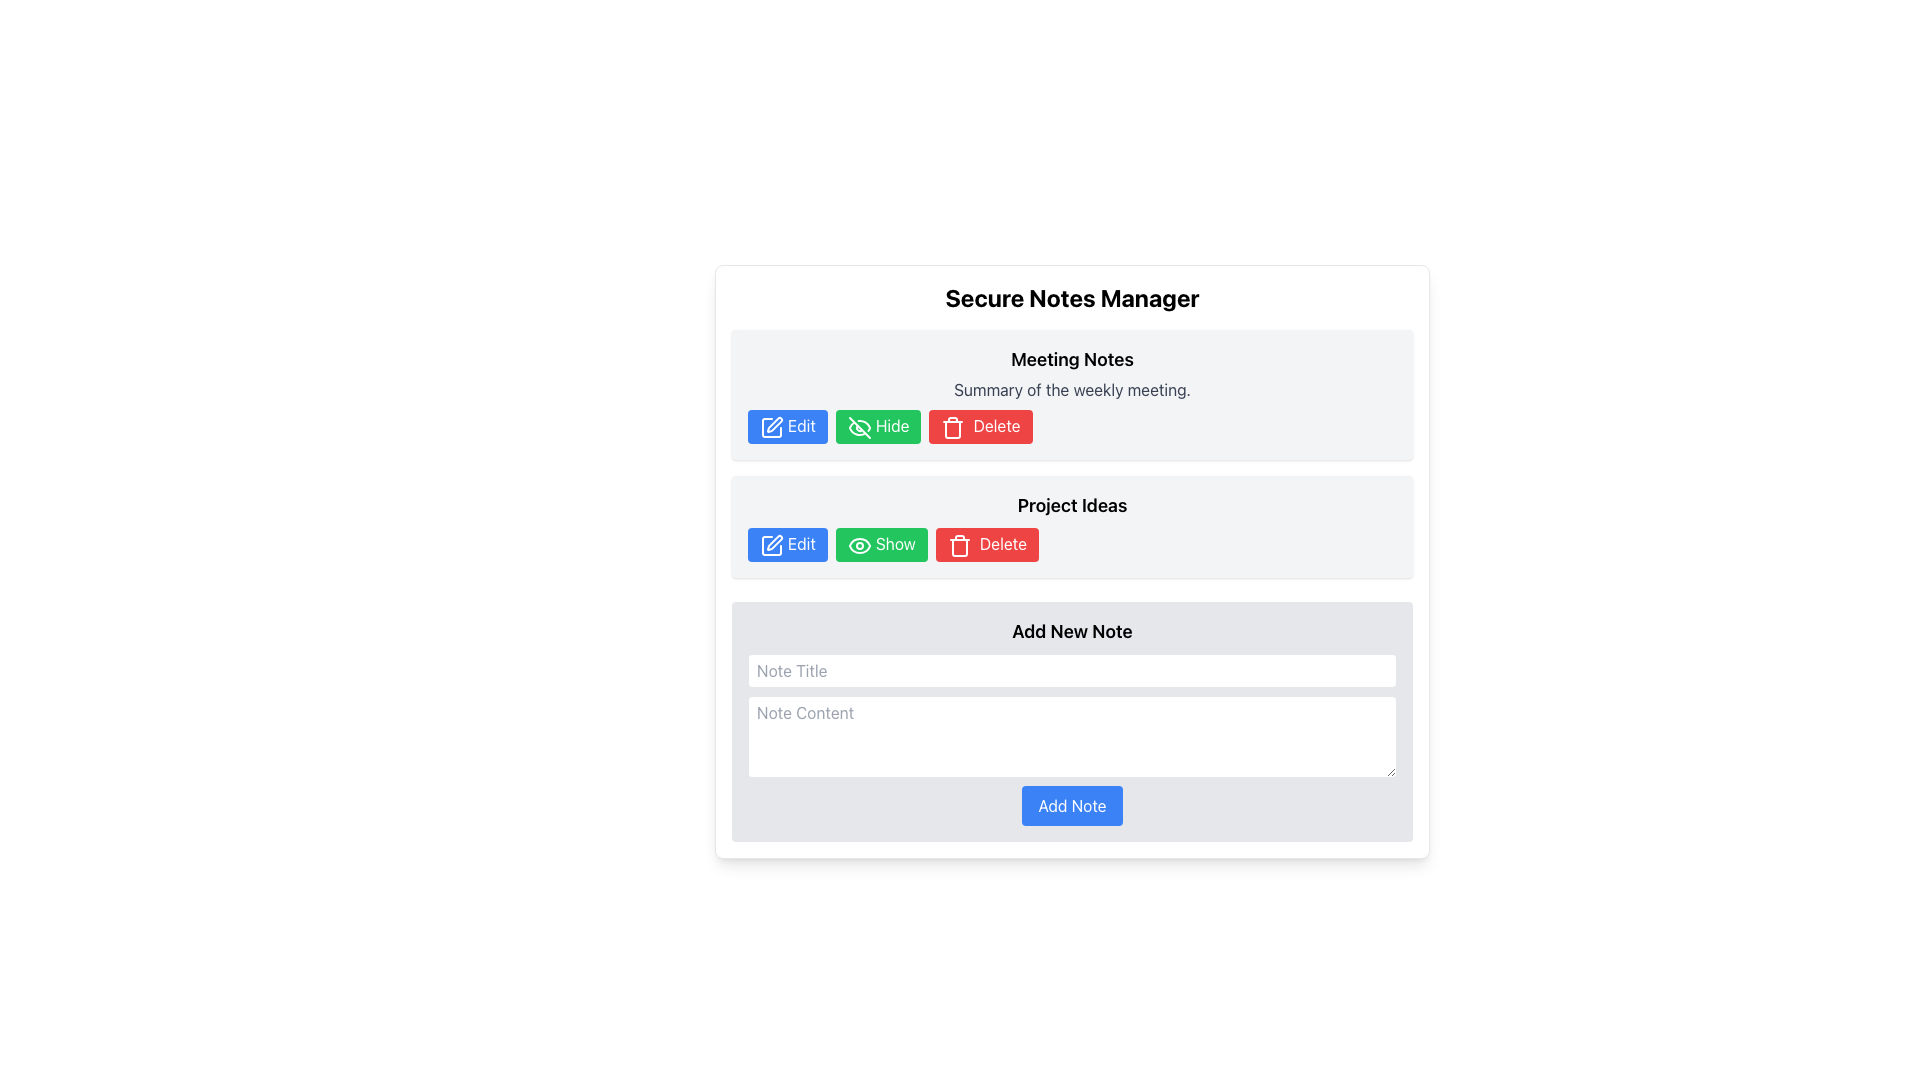 The width and height of the screenshot is (1920, 1080). I want to click on the static text label that displays the summary for the 'Meeting Notes' section, positioned directly below the title 'Meeting Notes', so click(1071, 389).